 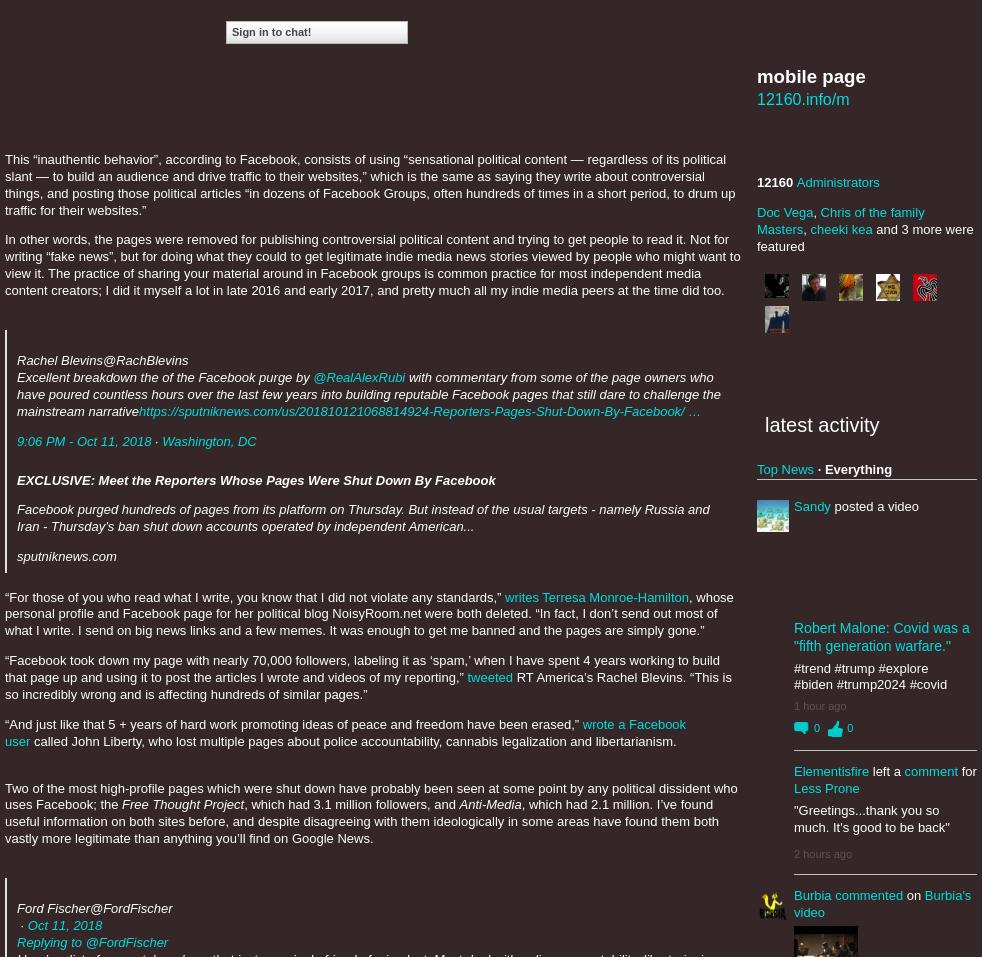 I want to click on '12160', so click(x=776, y=182).